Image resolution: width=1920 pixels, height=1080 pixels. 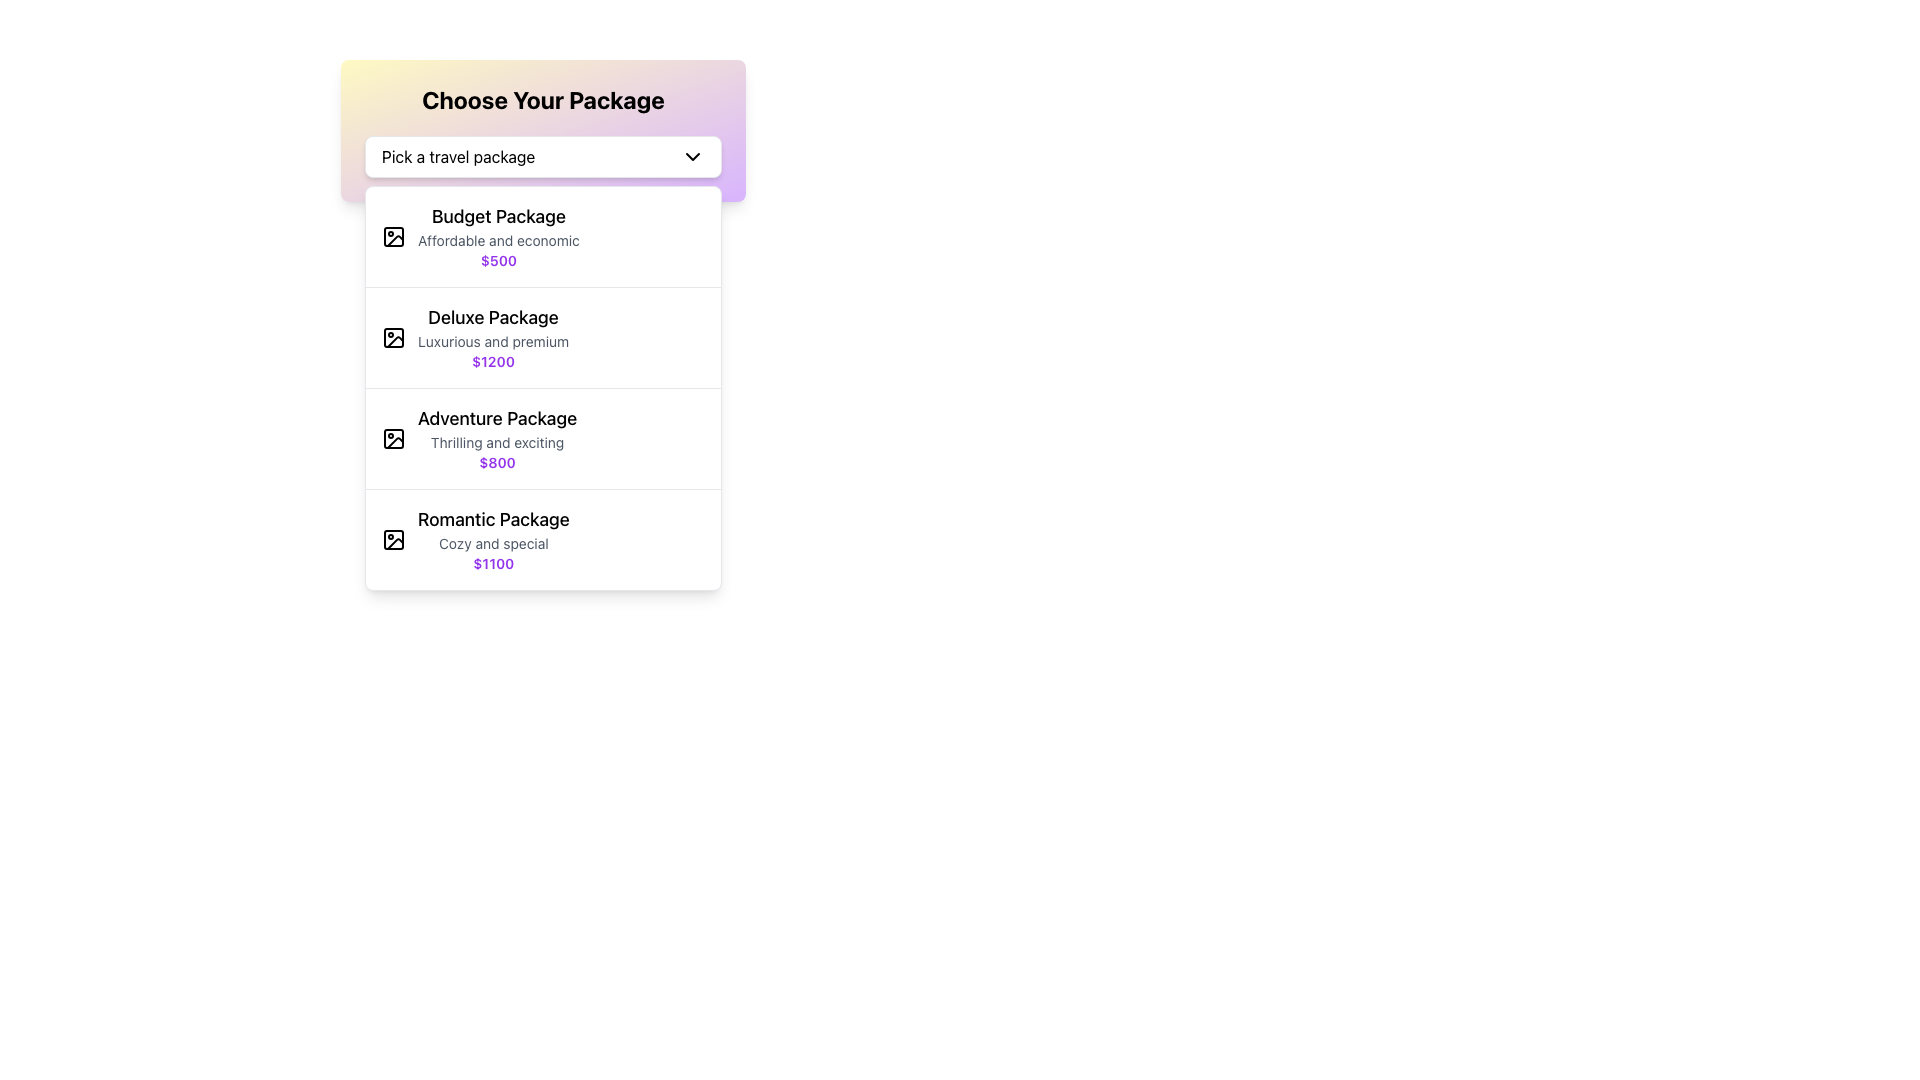 I want to click on the 'Adventure Package' list item, so click(x=497, y=438).